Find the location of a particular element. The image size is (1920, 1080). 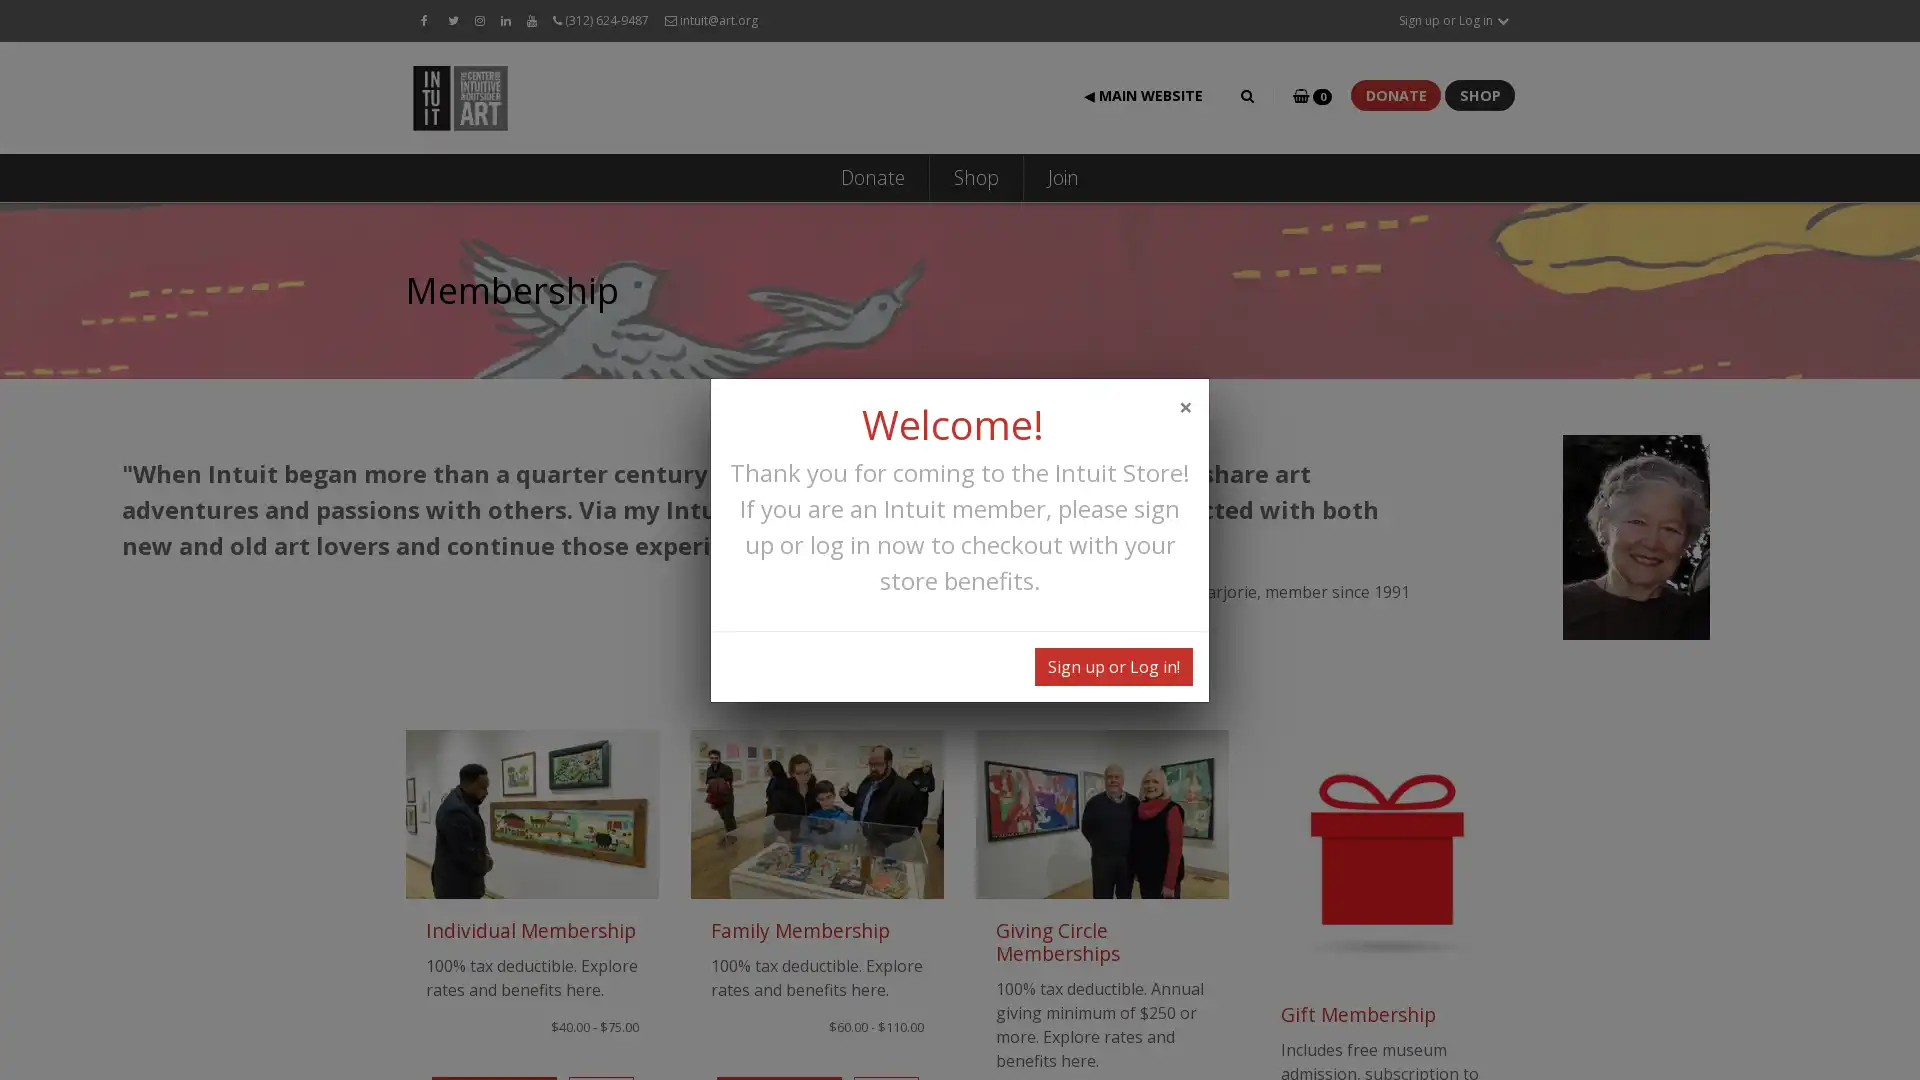

Close is located at coordinates (1185, 405).